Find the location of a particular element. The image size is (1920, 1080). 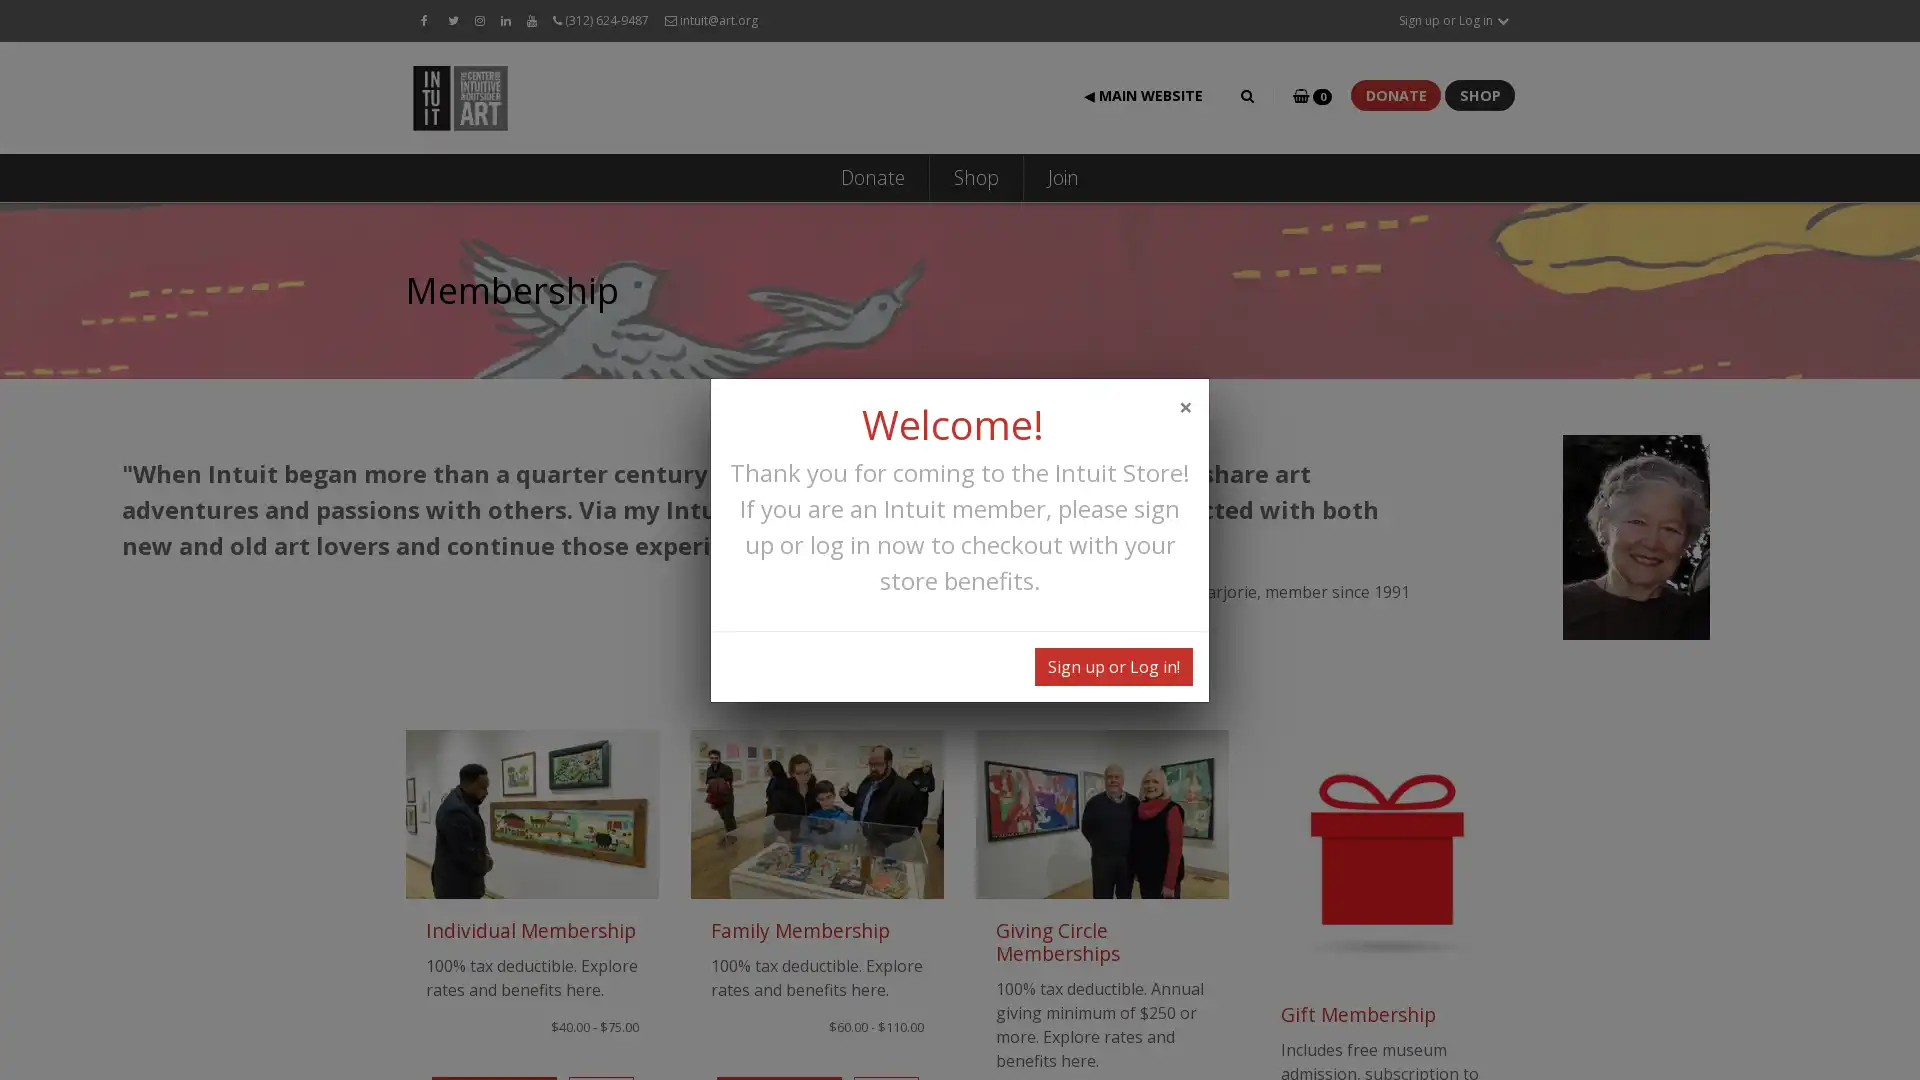

Close is located at coordinates (1185, 405).